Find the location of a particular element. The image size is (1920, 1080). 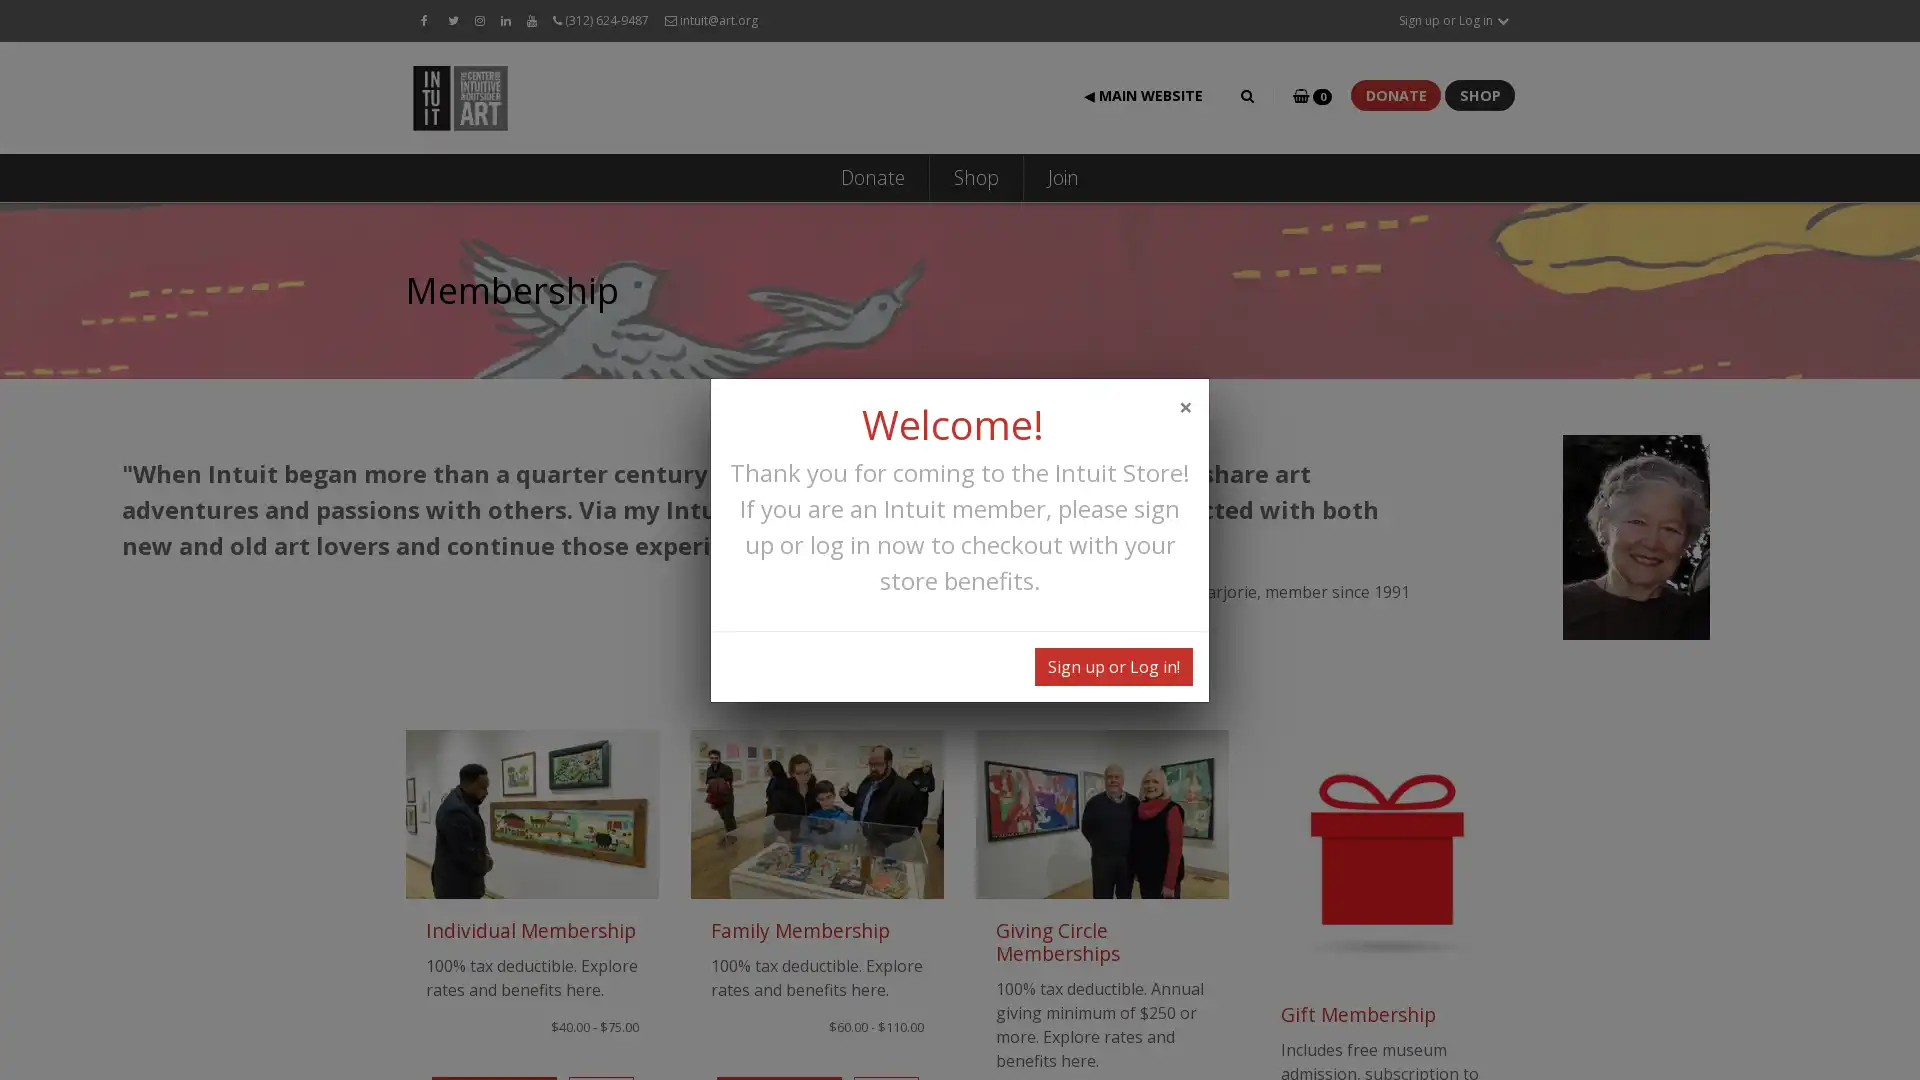

Close is located at coordinates (1185, 405).